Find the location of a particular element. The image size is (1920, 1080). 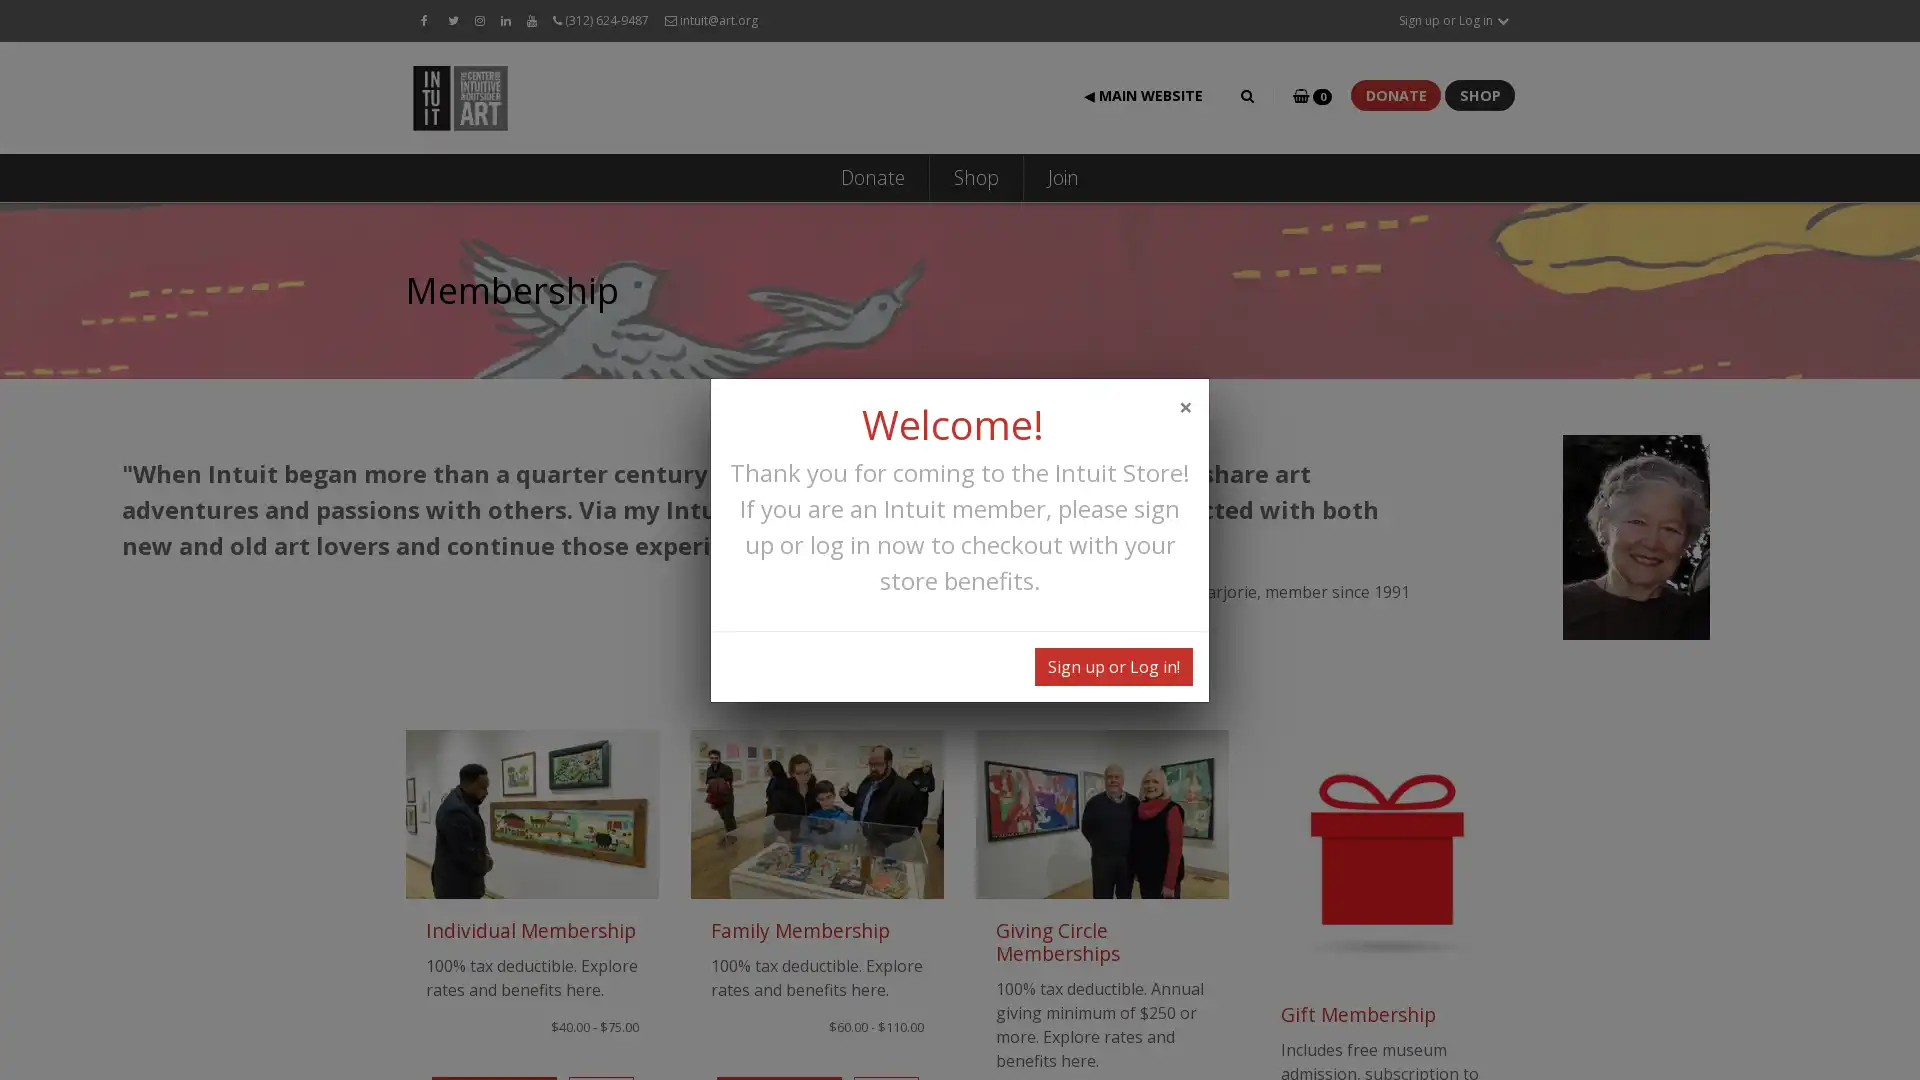

Close is located at coordinates (1185, 405).